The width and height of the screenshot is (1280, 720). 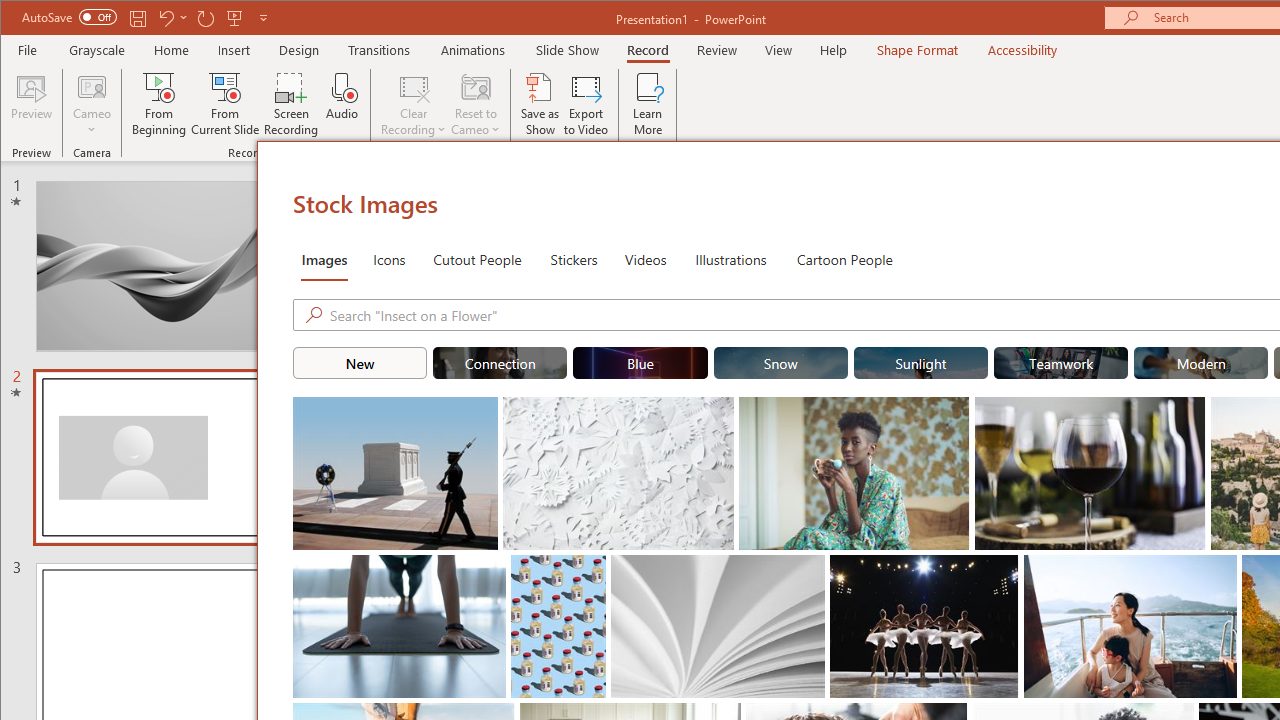 I want to click on 'Cutout People', so click(x=476, y=257).